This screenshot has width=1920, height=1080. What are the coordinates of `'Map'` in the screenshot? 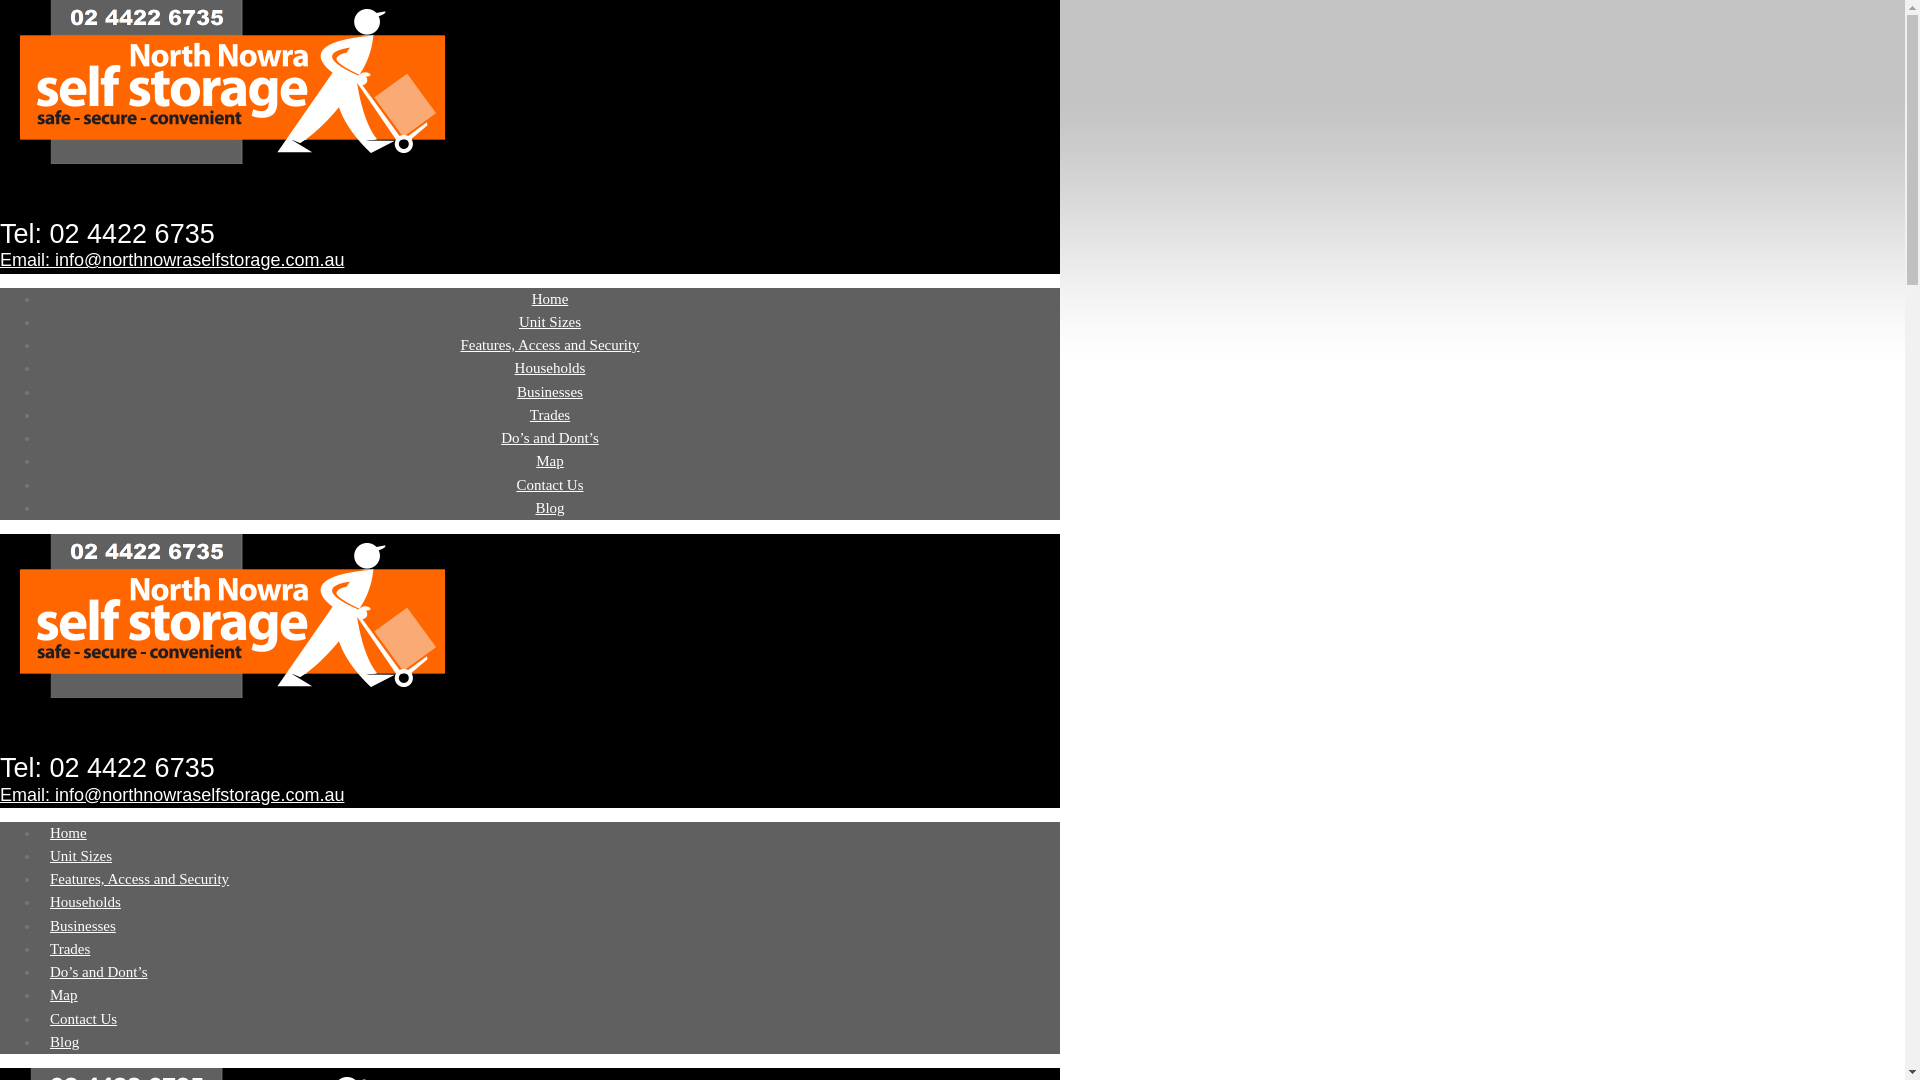 It's located at (39, 995).